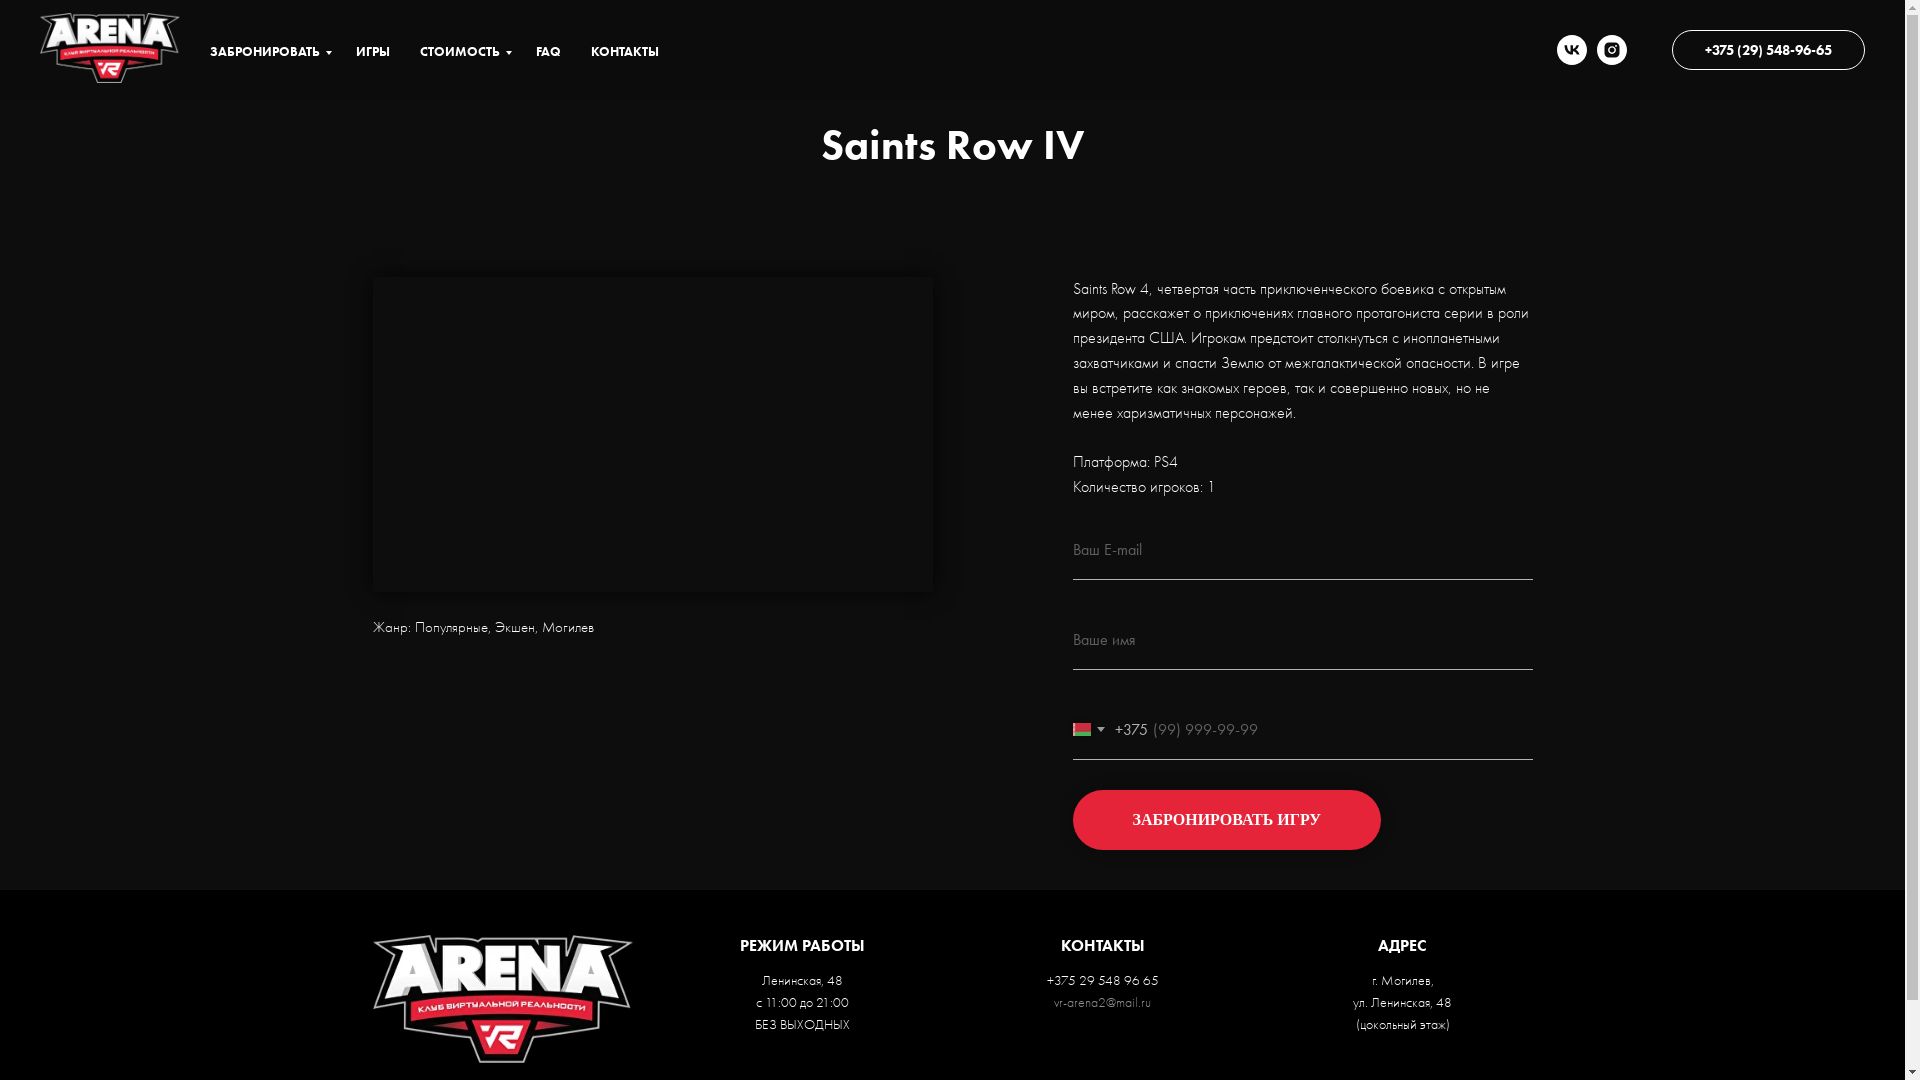  What do you see at coordinates (548, 49) in the screenshot?
I see `'FAQ'` at bounding box center [548, 49].